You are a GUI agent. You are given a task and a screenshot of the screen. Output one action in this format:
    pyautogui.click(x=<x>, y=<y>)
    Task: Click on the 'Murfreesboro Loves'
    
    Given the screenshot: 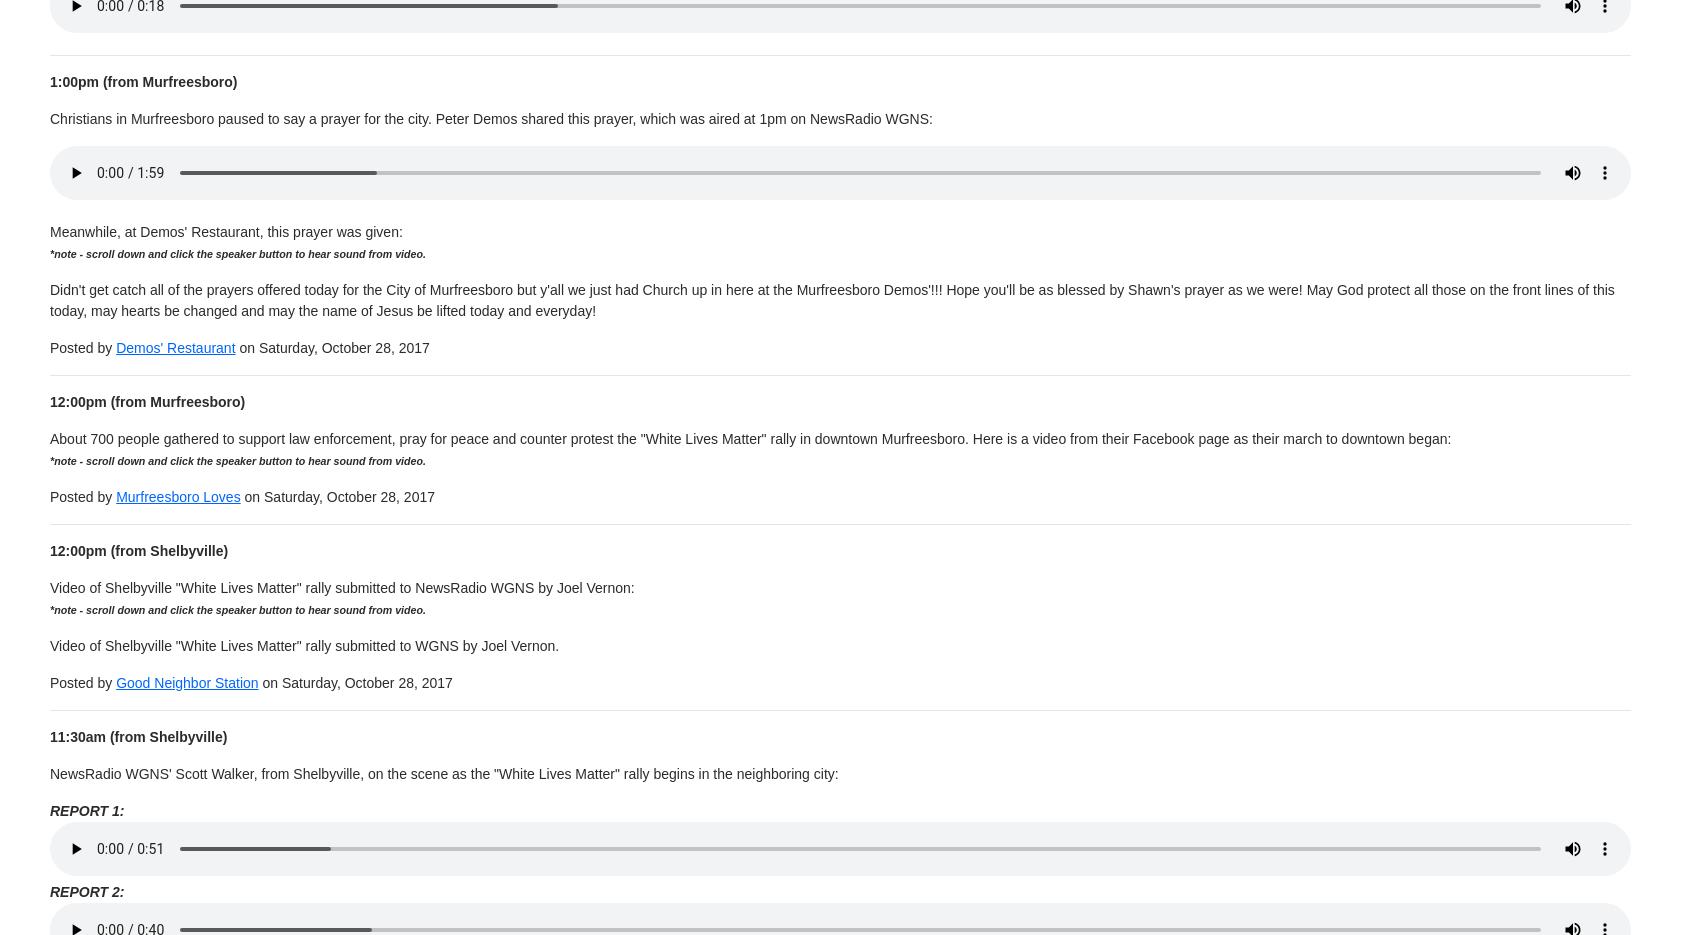 What is the action you would take?
    pyautogui.click(x=114, y=496)
    